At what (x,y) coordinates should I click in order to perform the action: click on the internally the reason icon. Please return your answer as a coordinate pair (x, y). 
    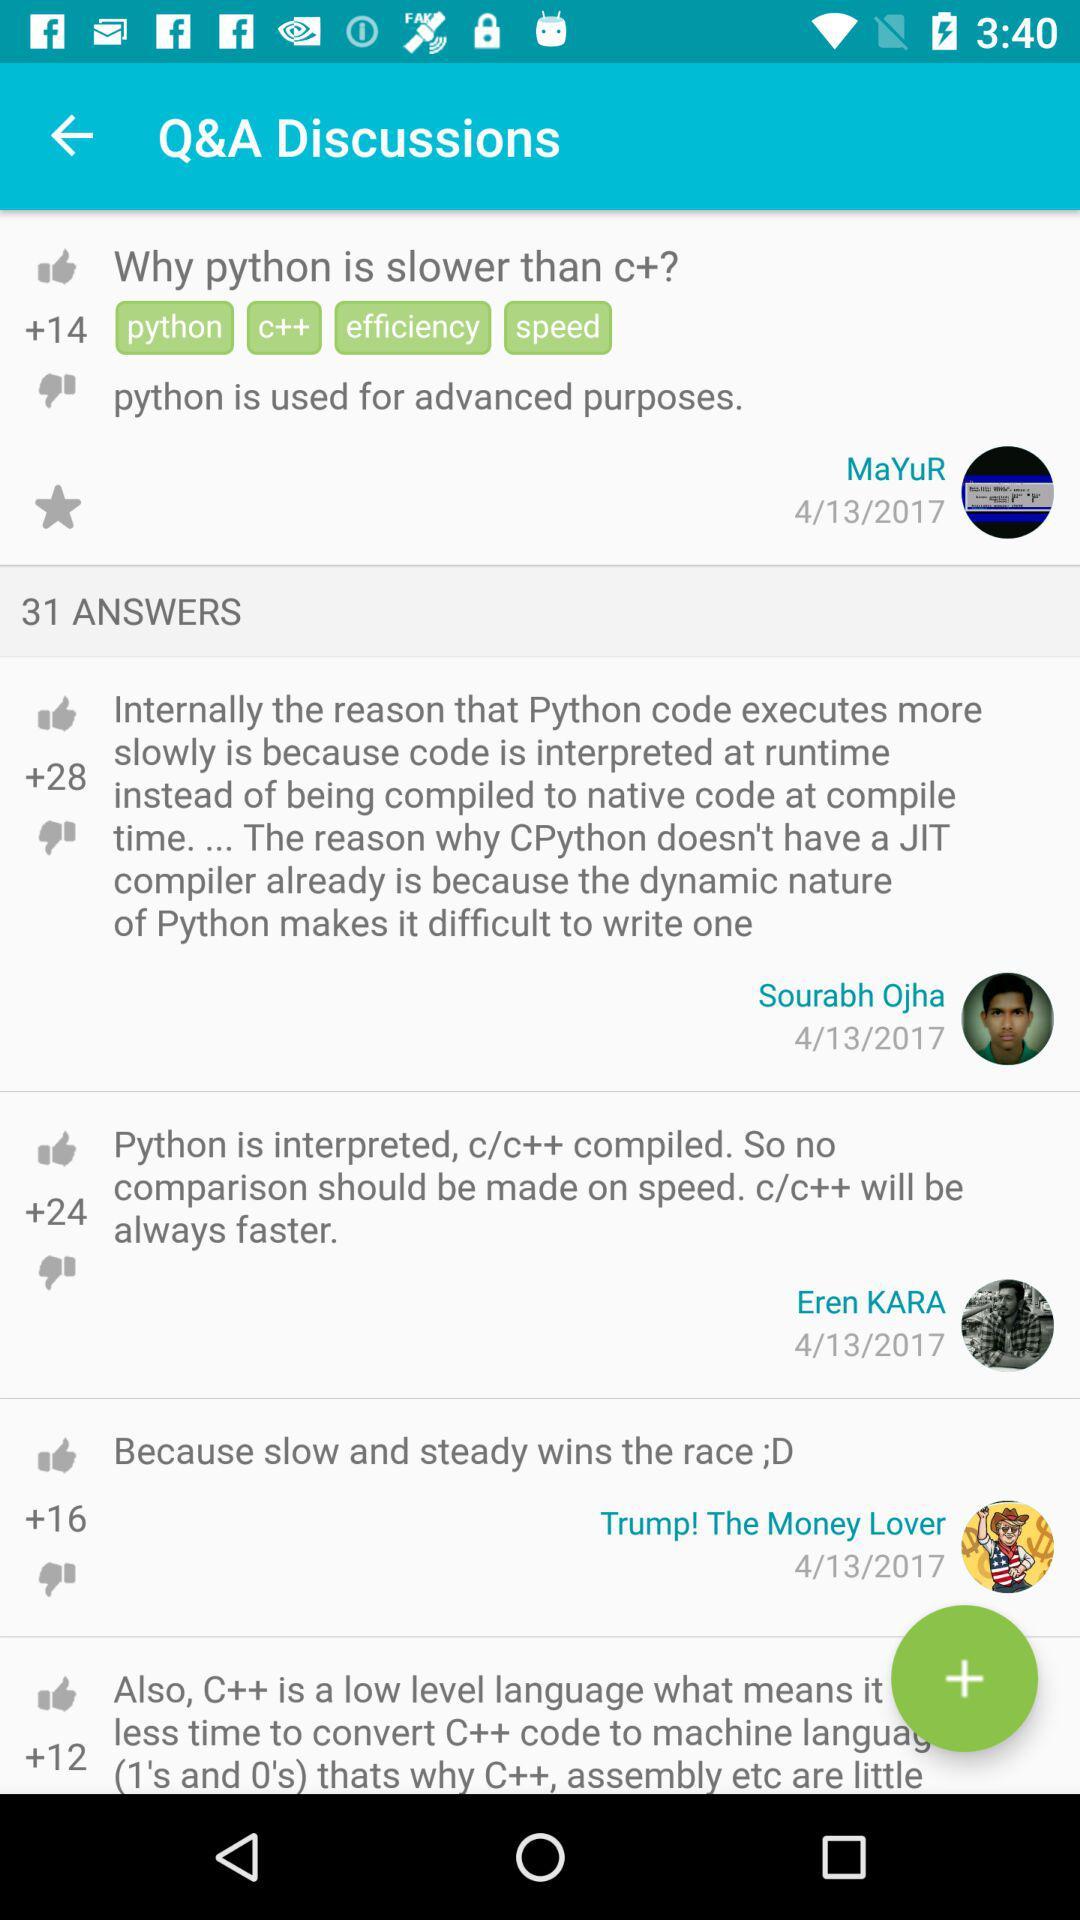
    Looking at the image, I should click on (559, 814).